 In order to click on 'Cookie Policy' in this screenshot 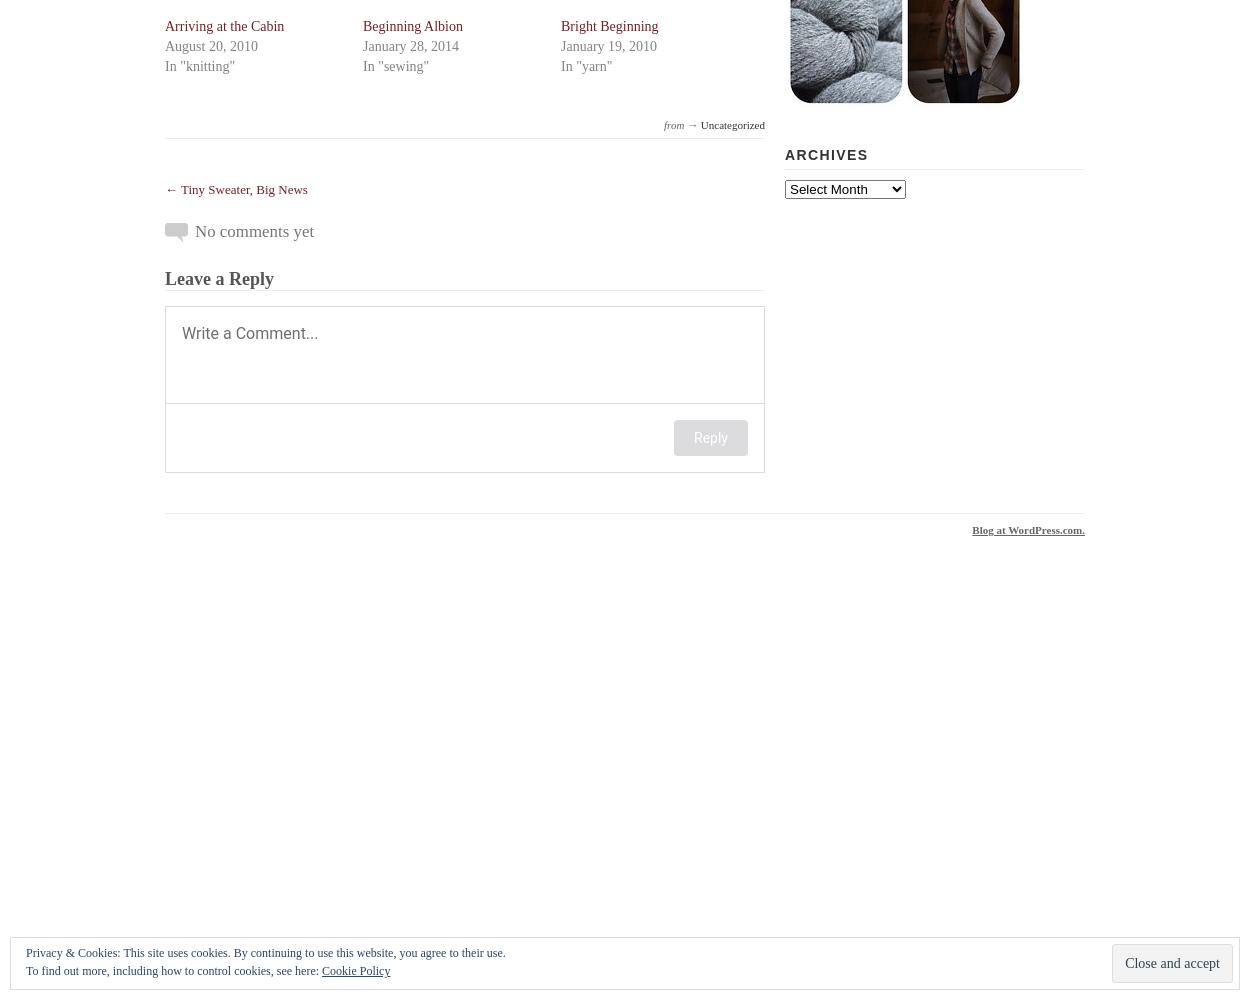, I will do `click(355, 970)`.